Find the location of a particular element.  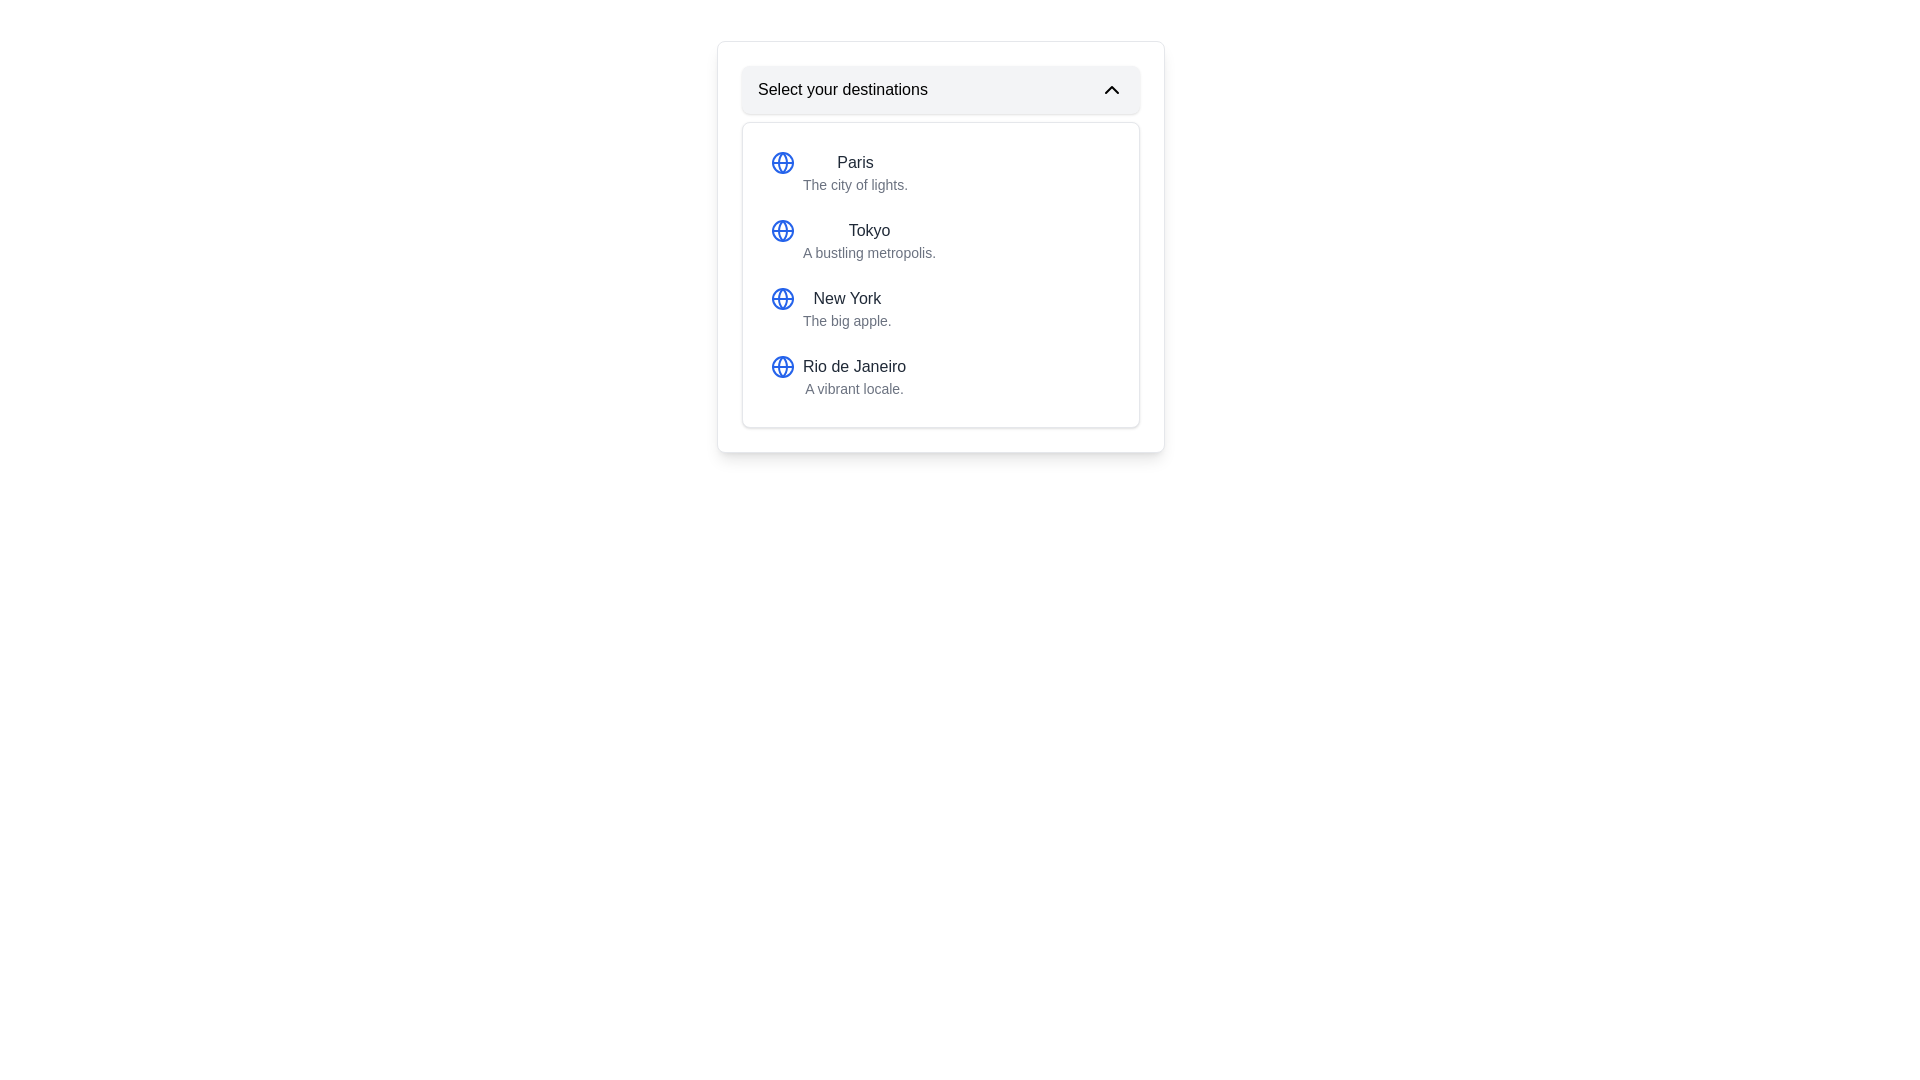

the blue globe icon represented by the SVG Circle in the dropdown menu associated with 'Paris - The city of lights.' is located at coordinates (781, 161).